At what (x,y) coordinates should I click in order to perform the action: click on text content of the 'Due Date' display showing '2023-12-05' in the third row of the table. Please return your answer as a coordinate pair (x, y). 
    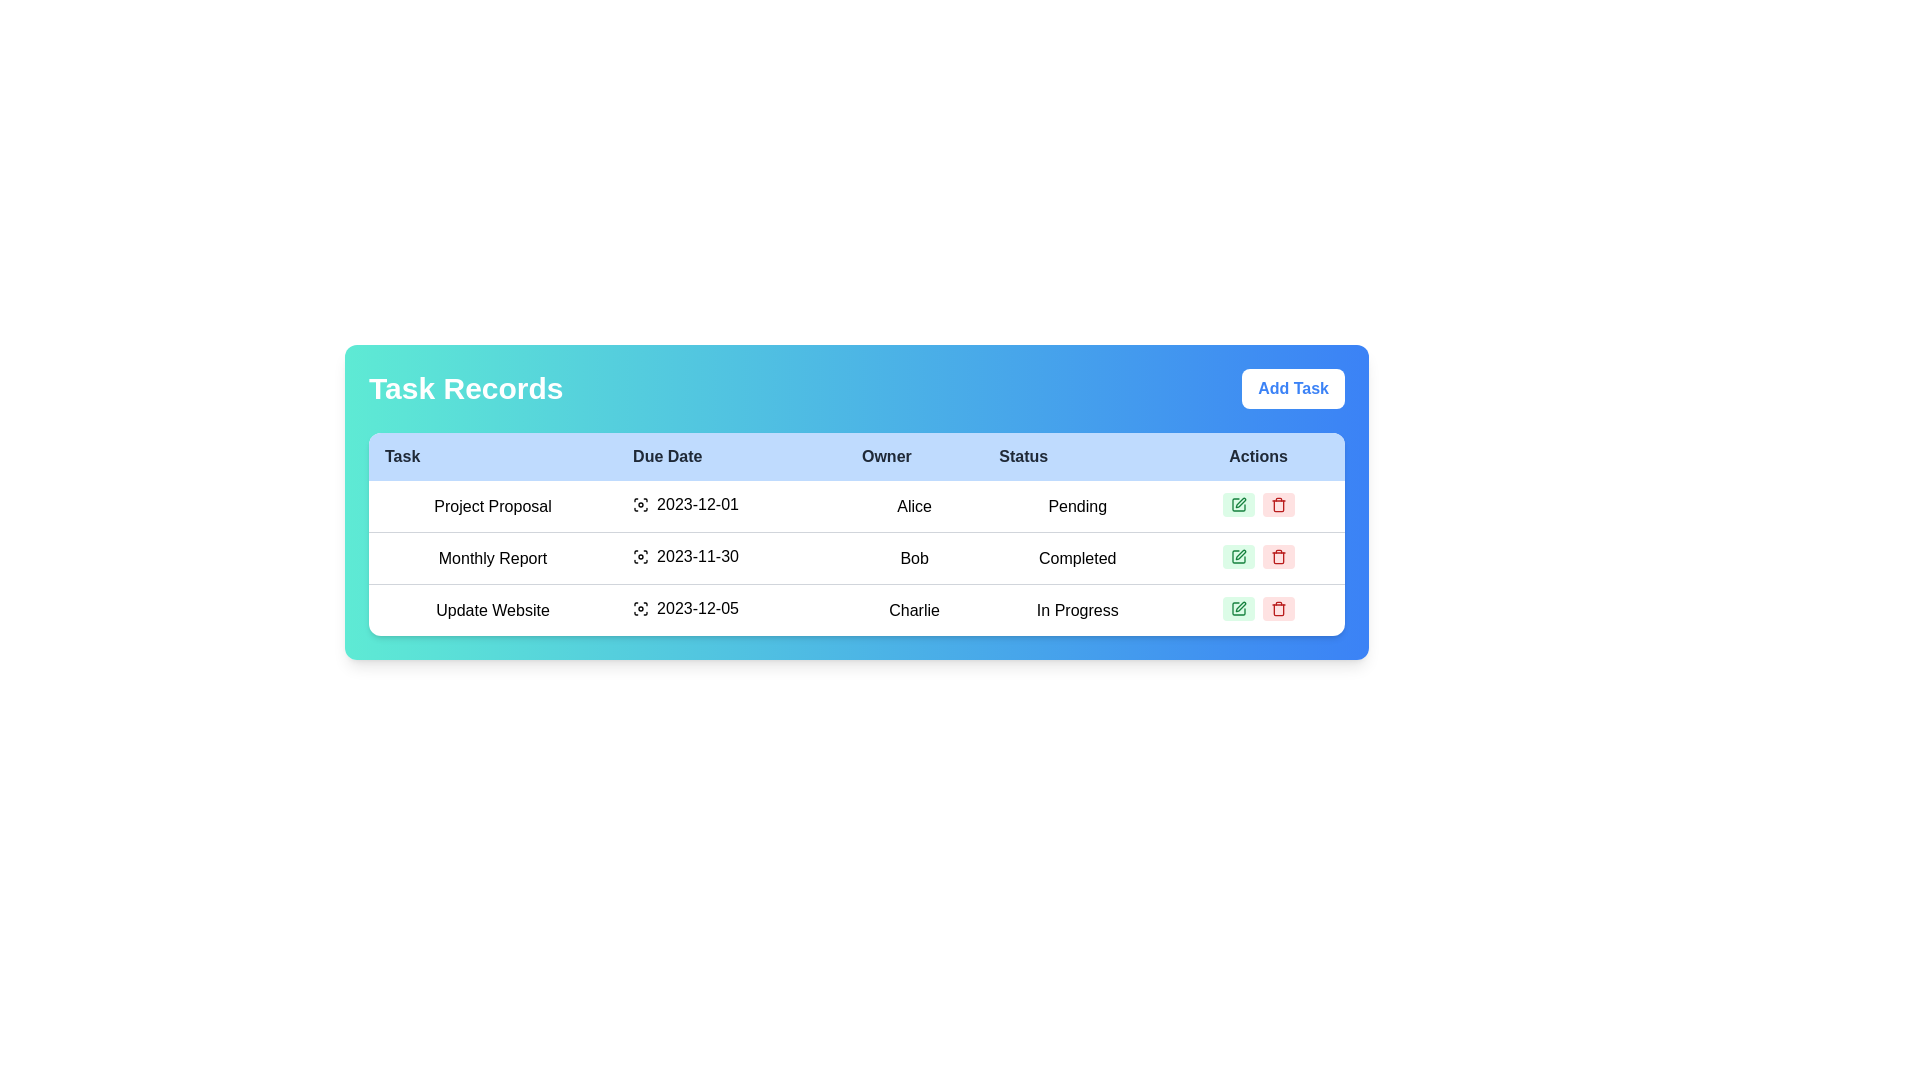
    Looking at the image, I should click on (730, 608).